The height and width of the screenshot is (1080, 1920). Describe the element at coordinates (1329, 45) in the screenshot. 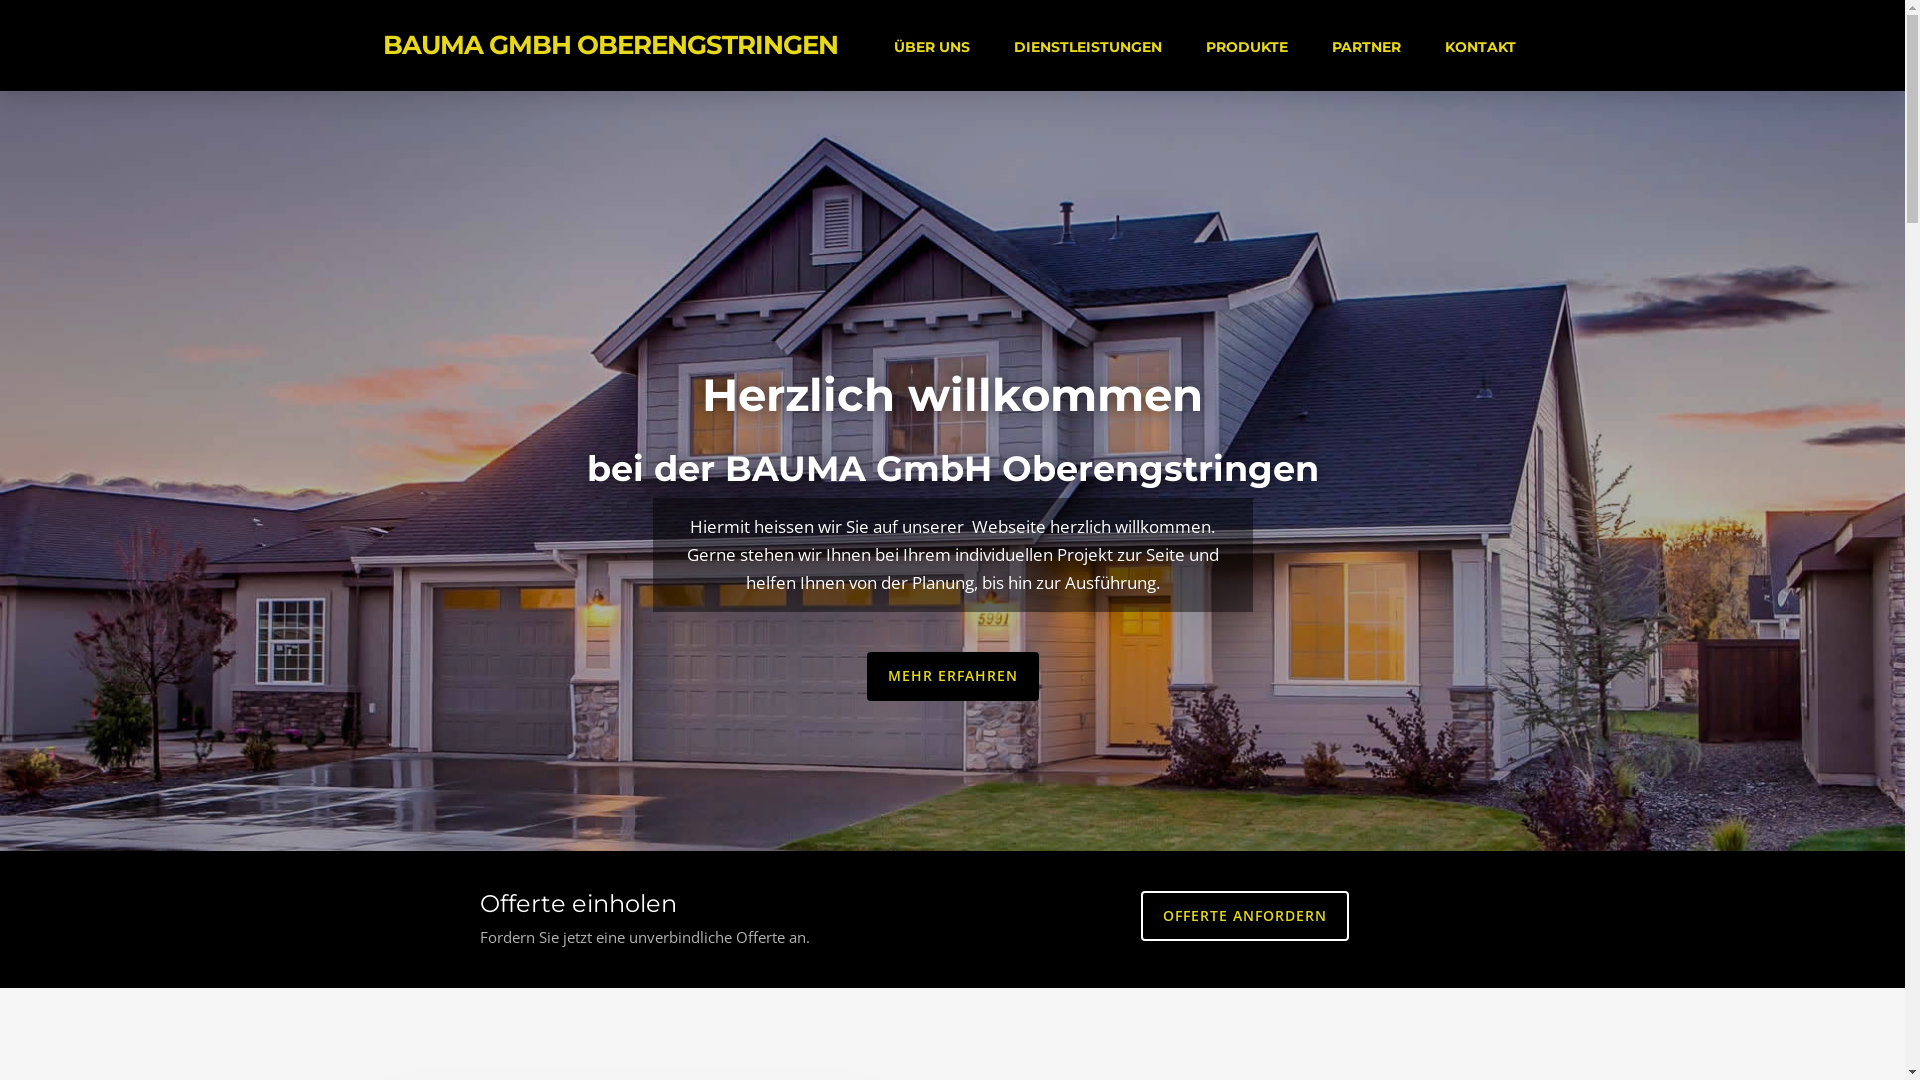

I see `'PARTNER'` at that location.